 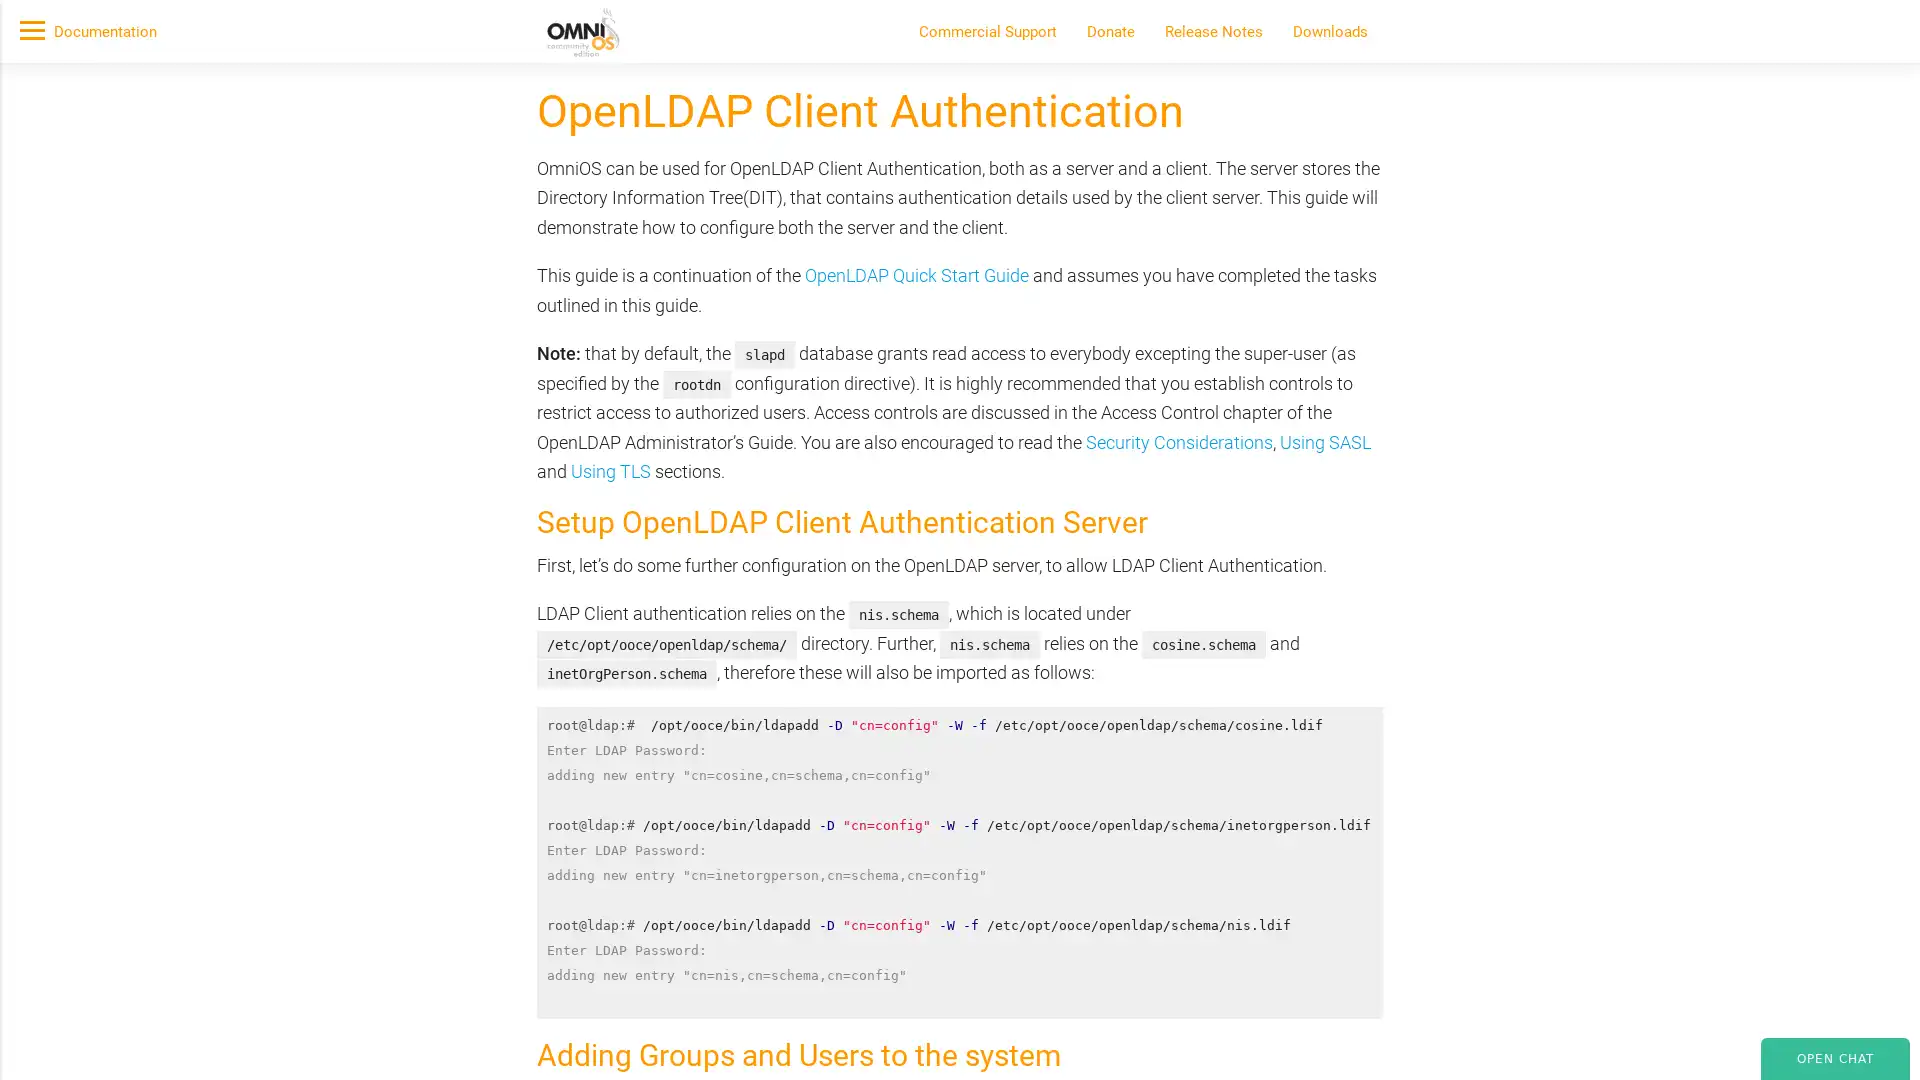 I want to click on SUBSCRIBE NOW!, so click(x=549, y=226).